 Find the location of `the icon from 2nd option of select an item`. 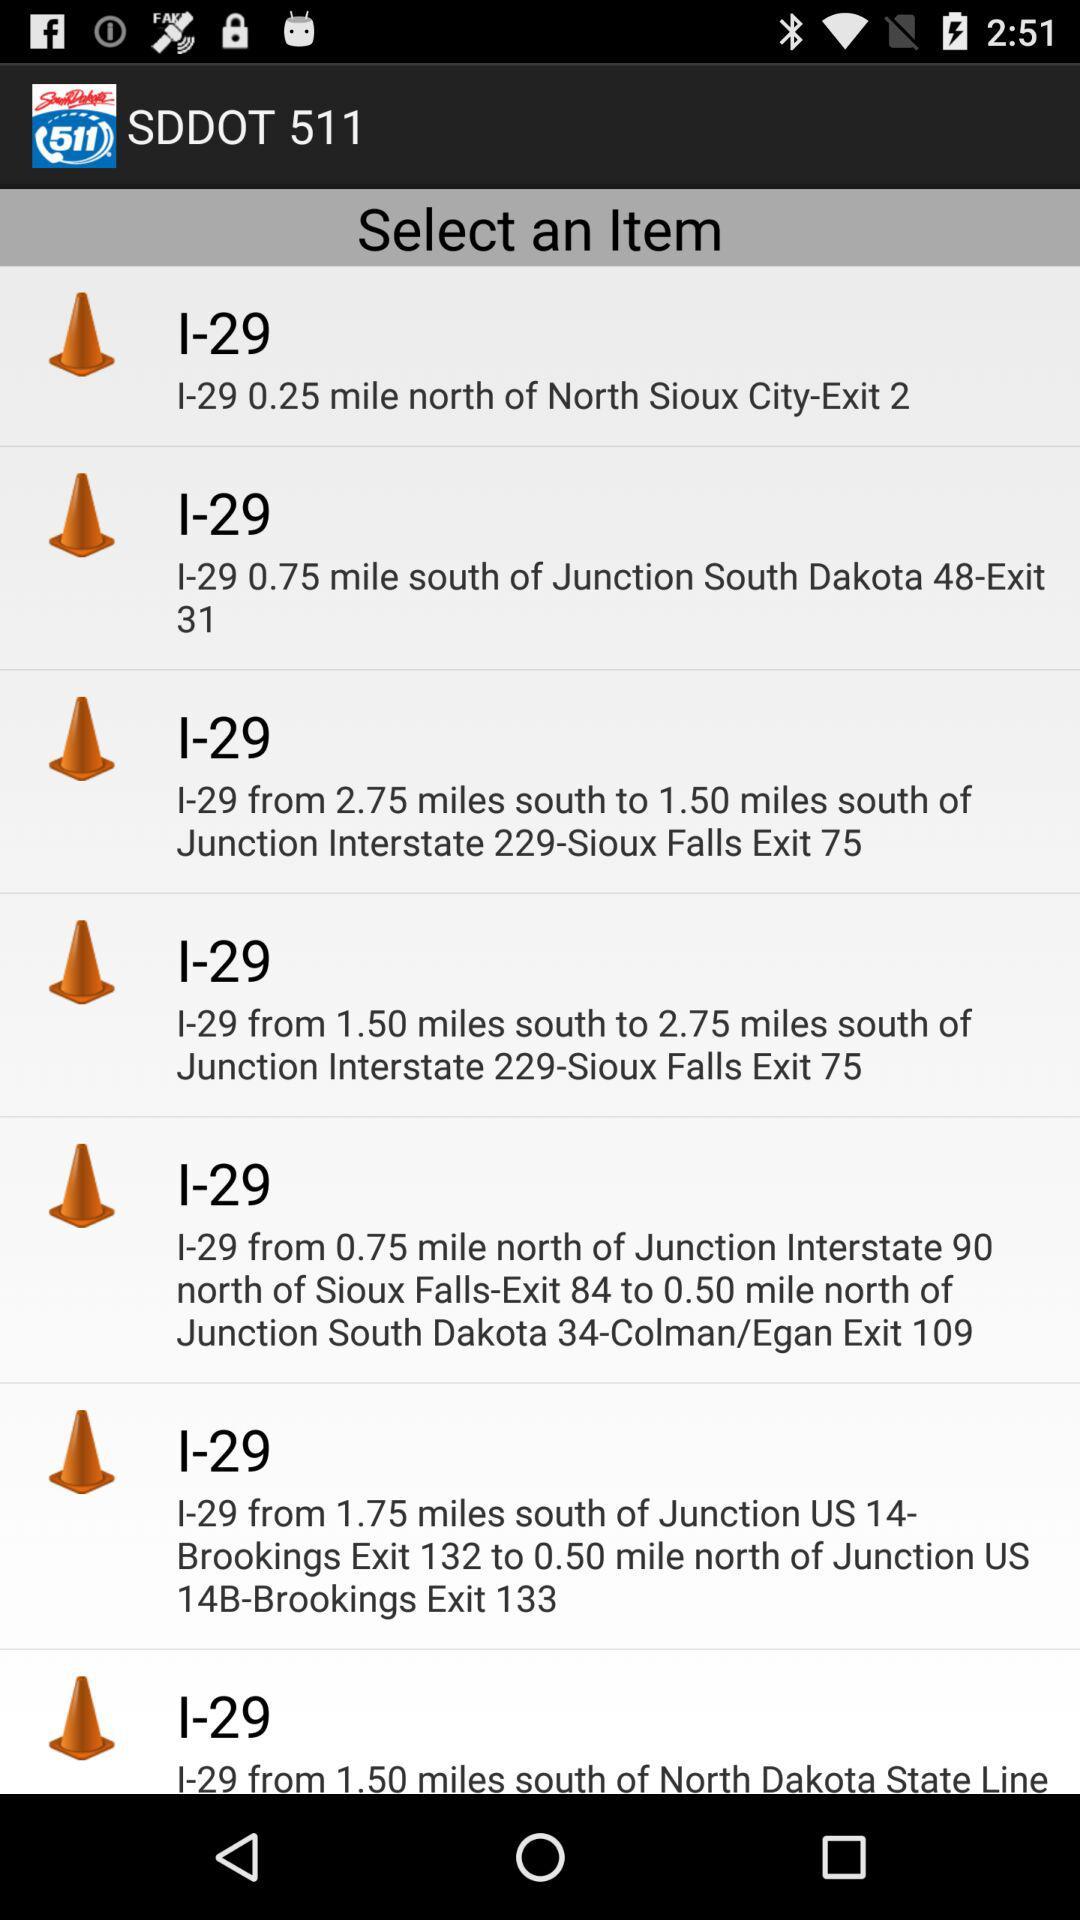

the icon from 2nd option of select an item is located at coordinates (80, 514).